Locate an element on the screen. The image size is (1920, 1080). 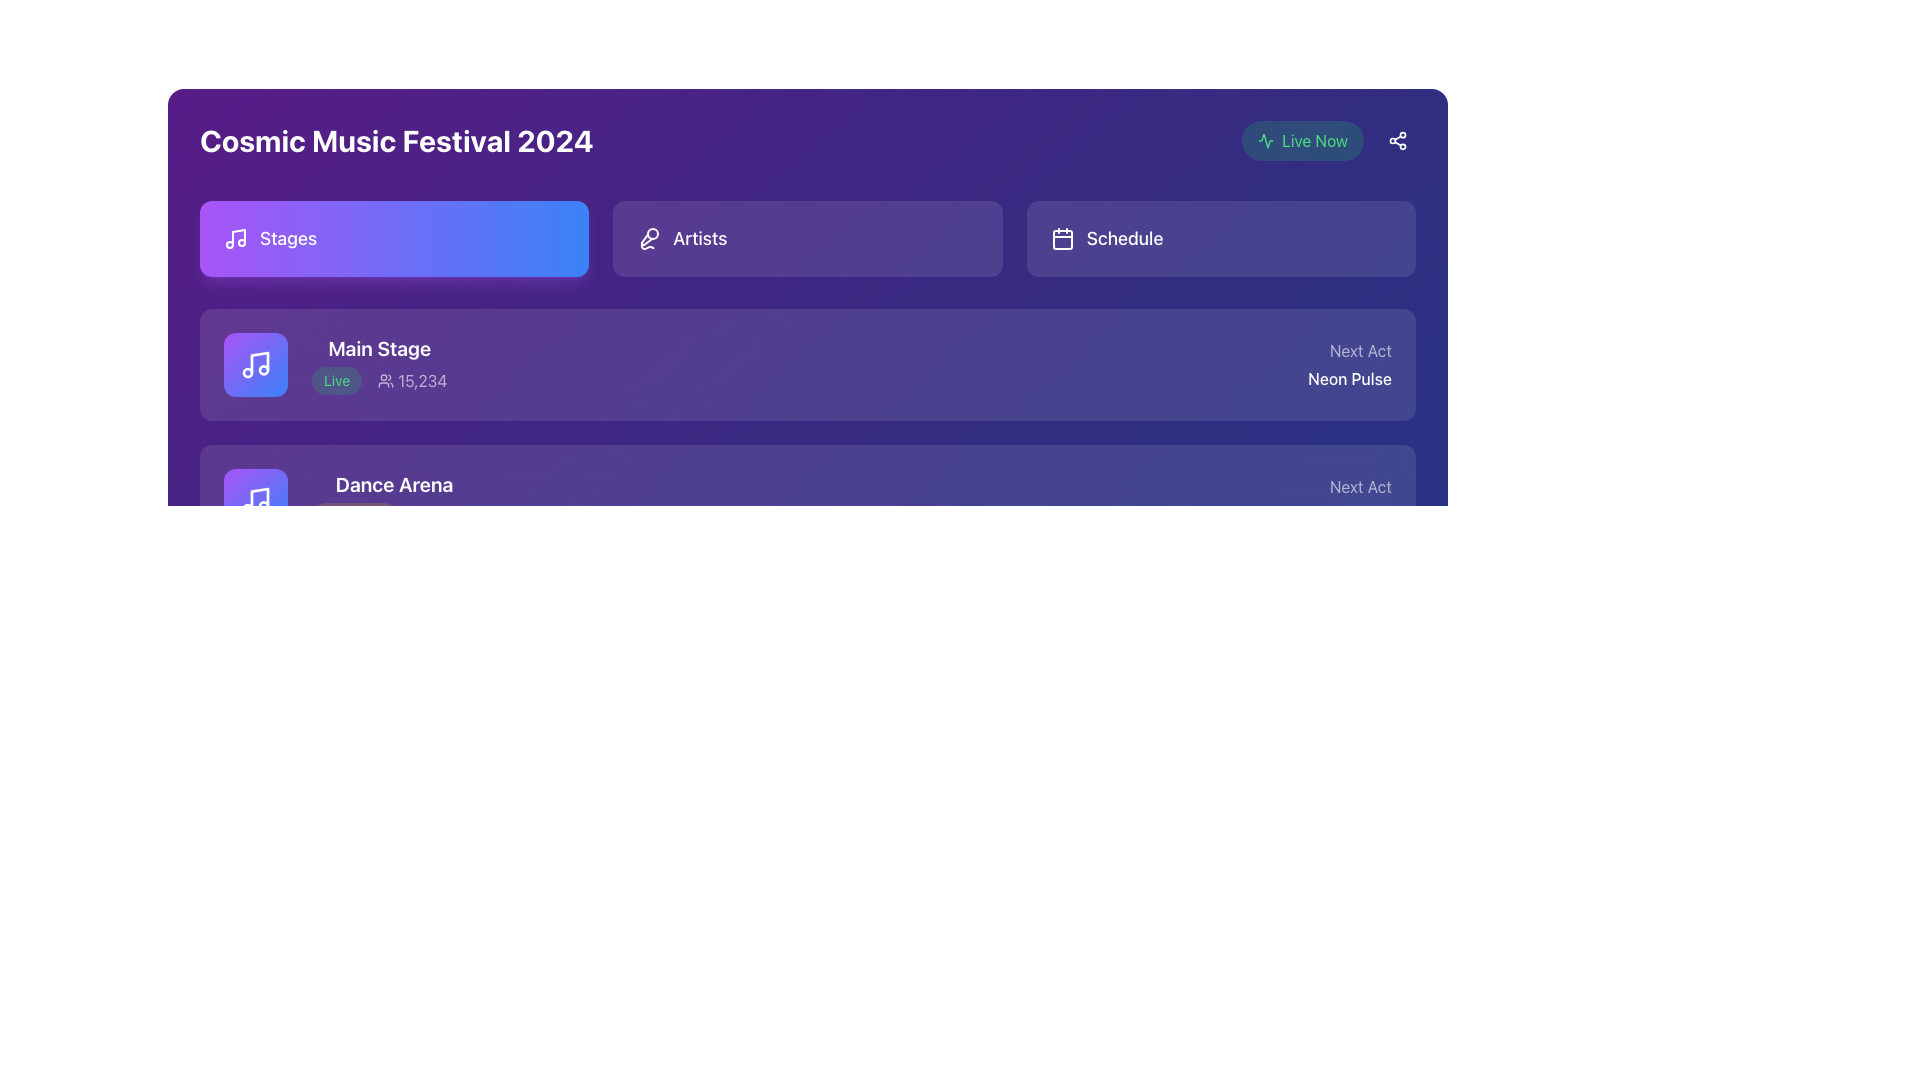
the textual display element that provides information about the upcoming act in the 'Main Stage' section, located at the top right of the section, consisting of two lines of text is located at coordinates (1350, 365).